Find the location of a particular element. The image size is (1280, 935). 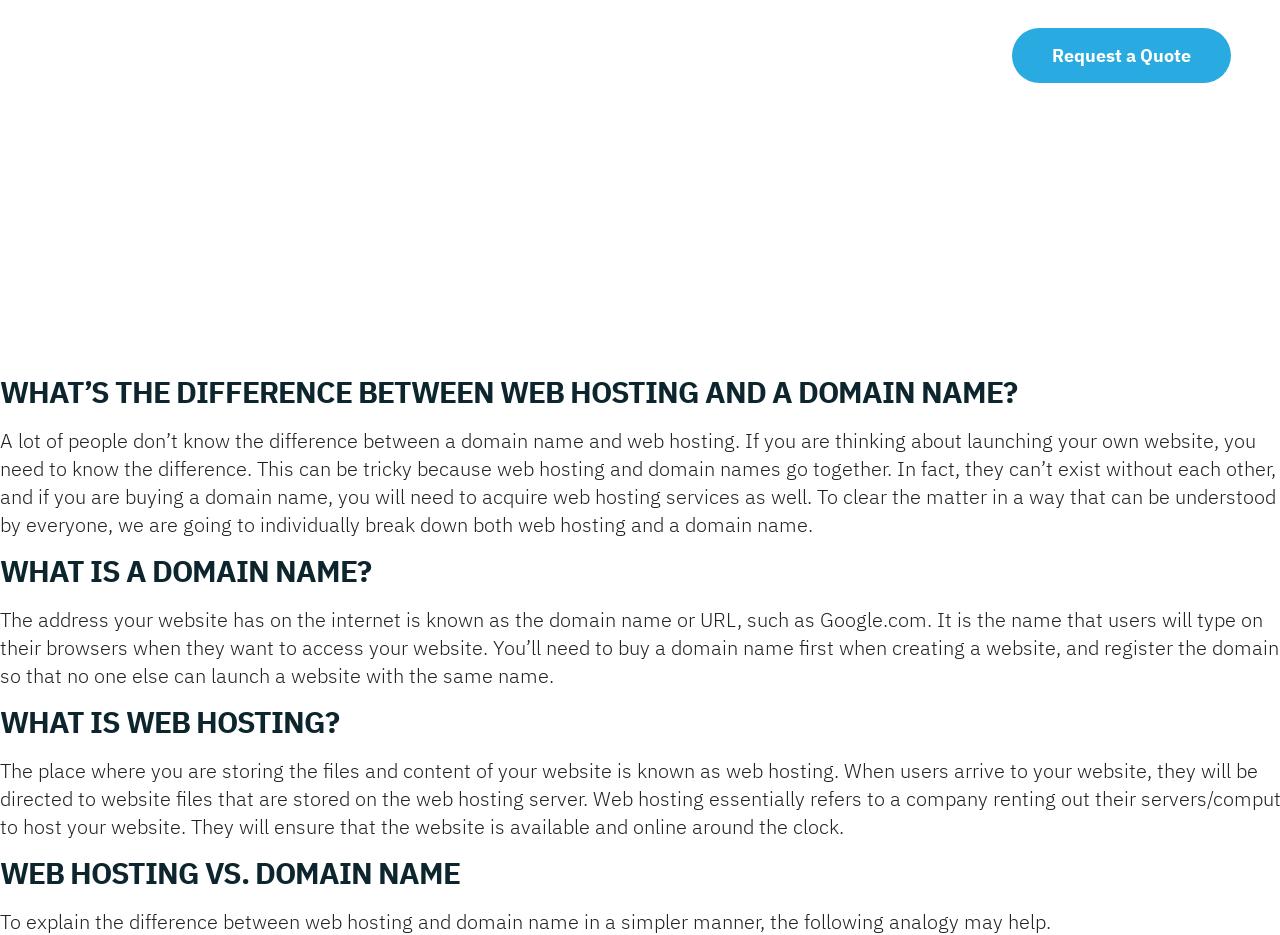

'Logo Design' is located at coordinates (507, 170).